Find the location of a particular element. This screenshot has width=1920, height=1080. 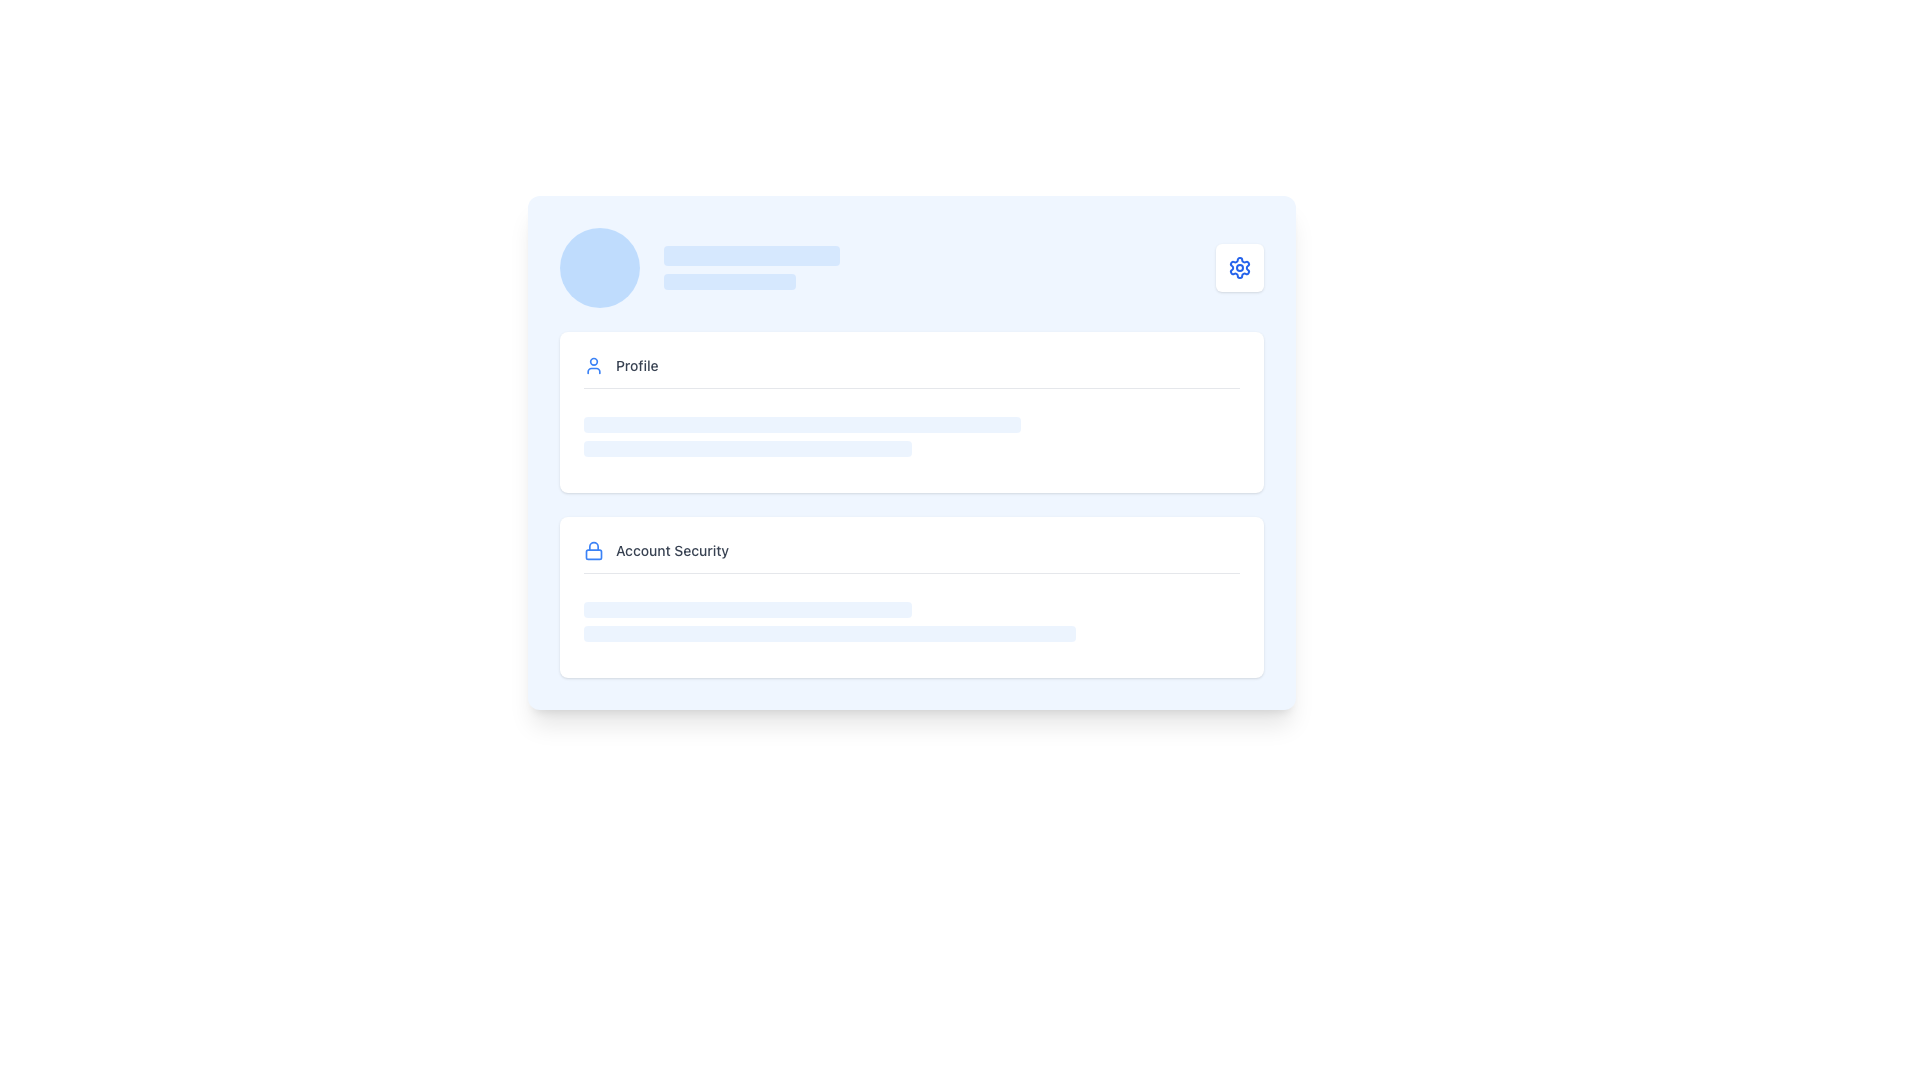

the loading bar positioned directly above a smaller bar in the vertical stack of elements is located at coordinates (751, 254).